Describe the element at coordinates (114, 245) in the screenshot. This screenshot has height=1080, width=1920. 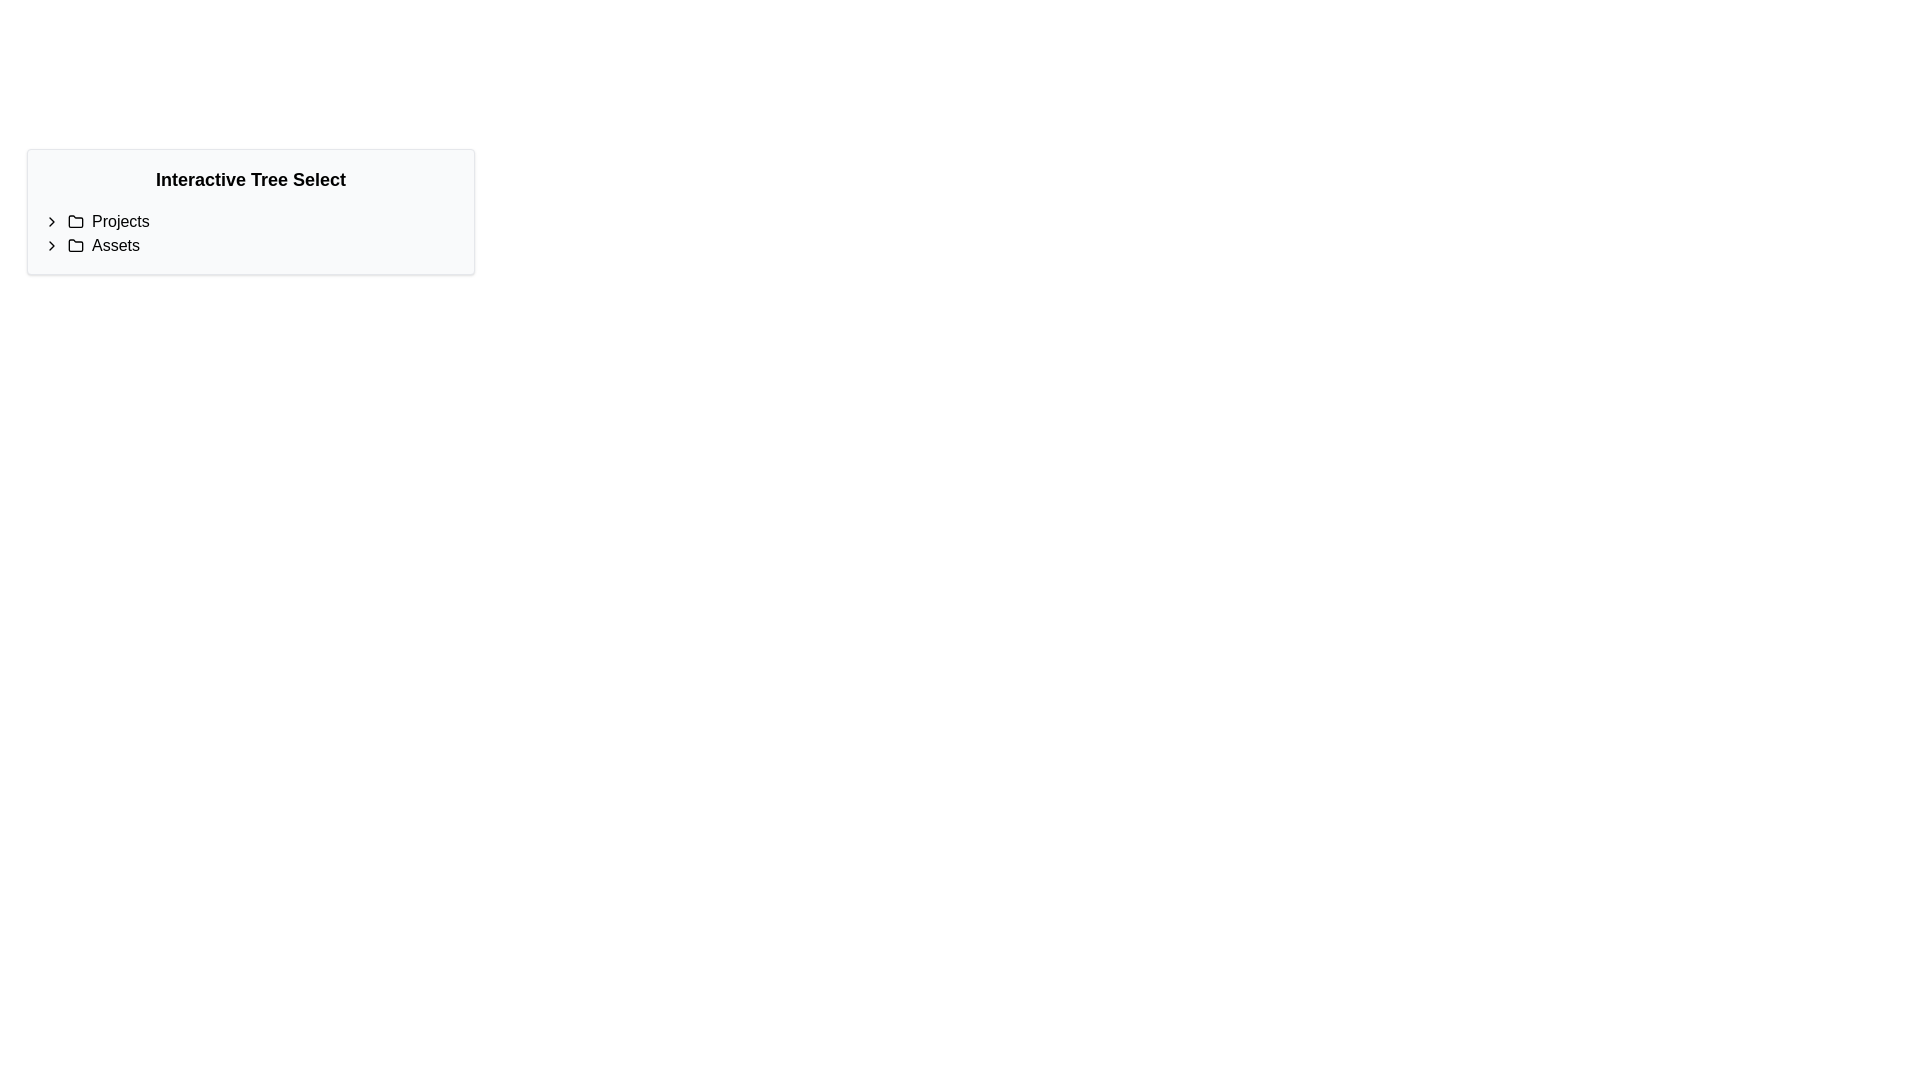
I see `the text label for the 'Assets' folder in the interactive tree interface` at that location.